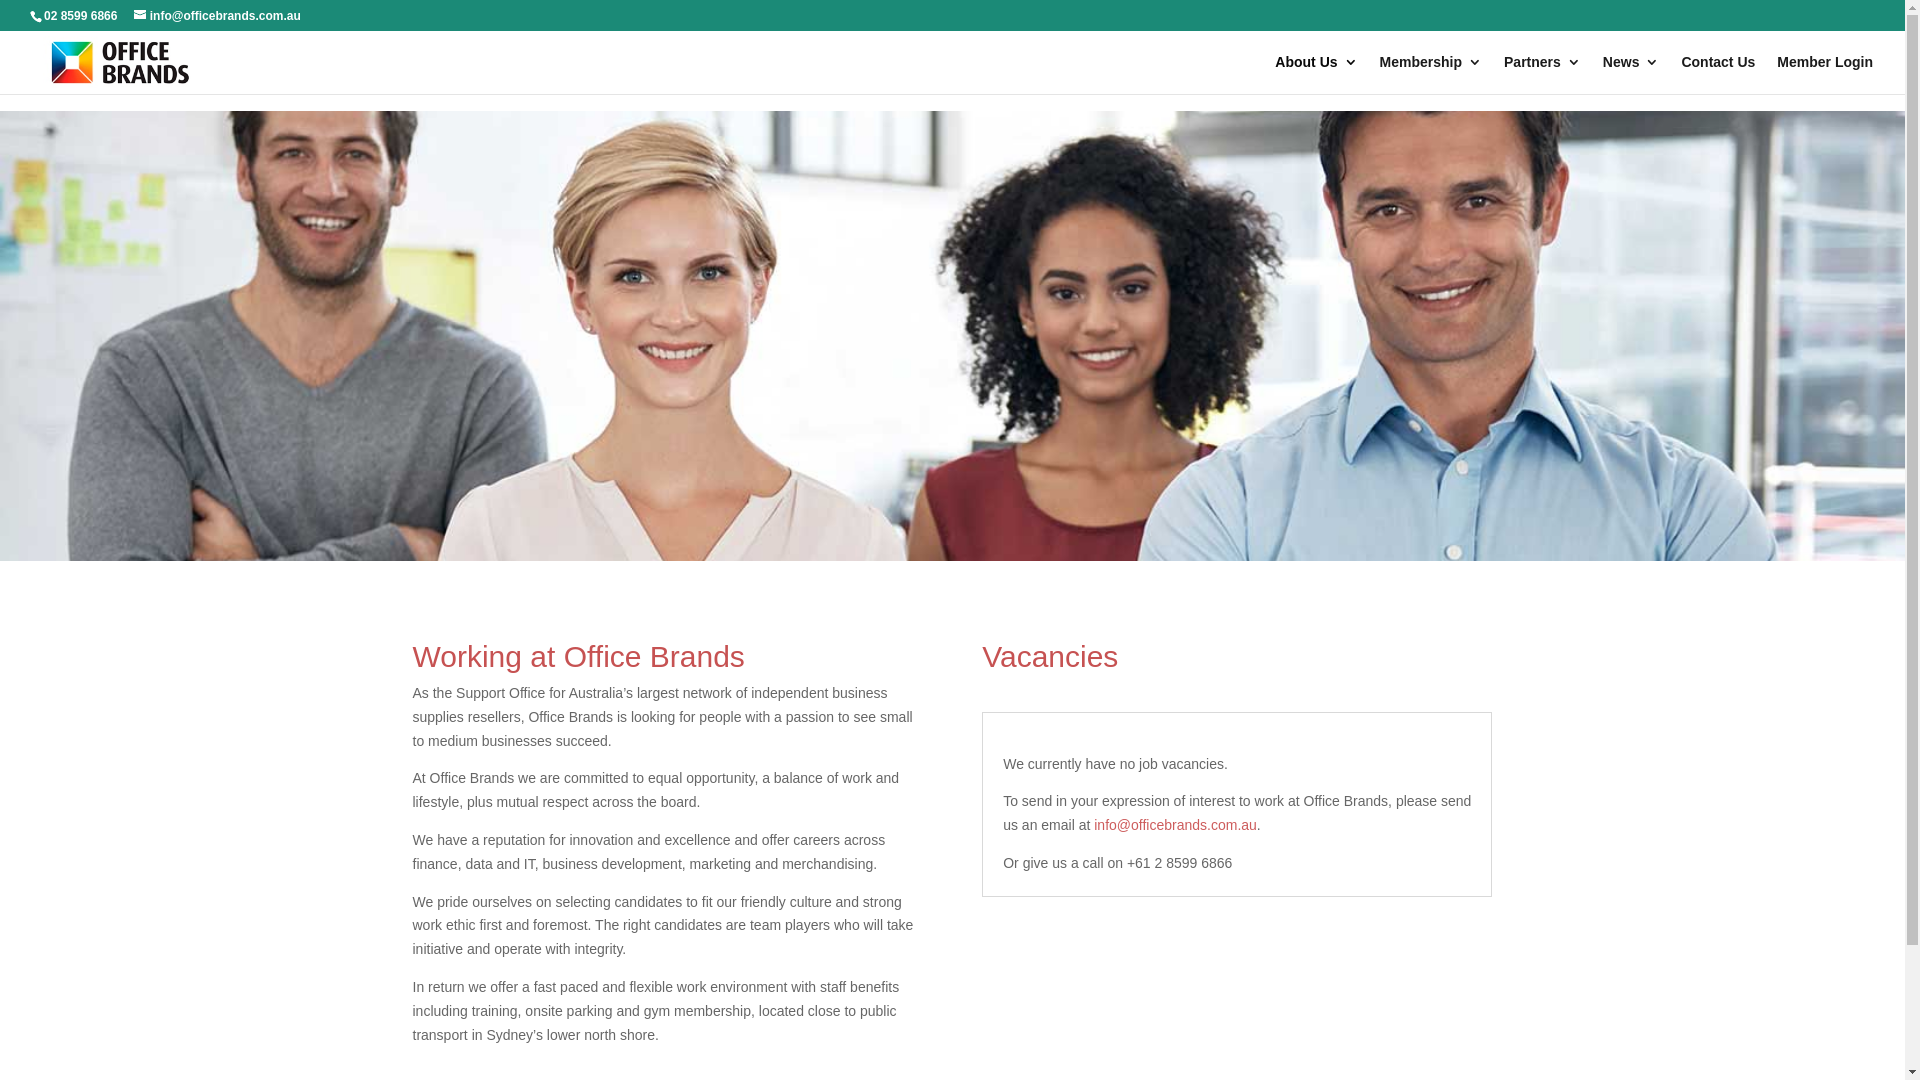  What do you see at coordinates (1631, 73) in the screenshot?
I see `'News'` at bounding box center [1631, 73].